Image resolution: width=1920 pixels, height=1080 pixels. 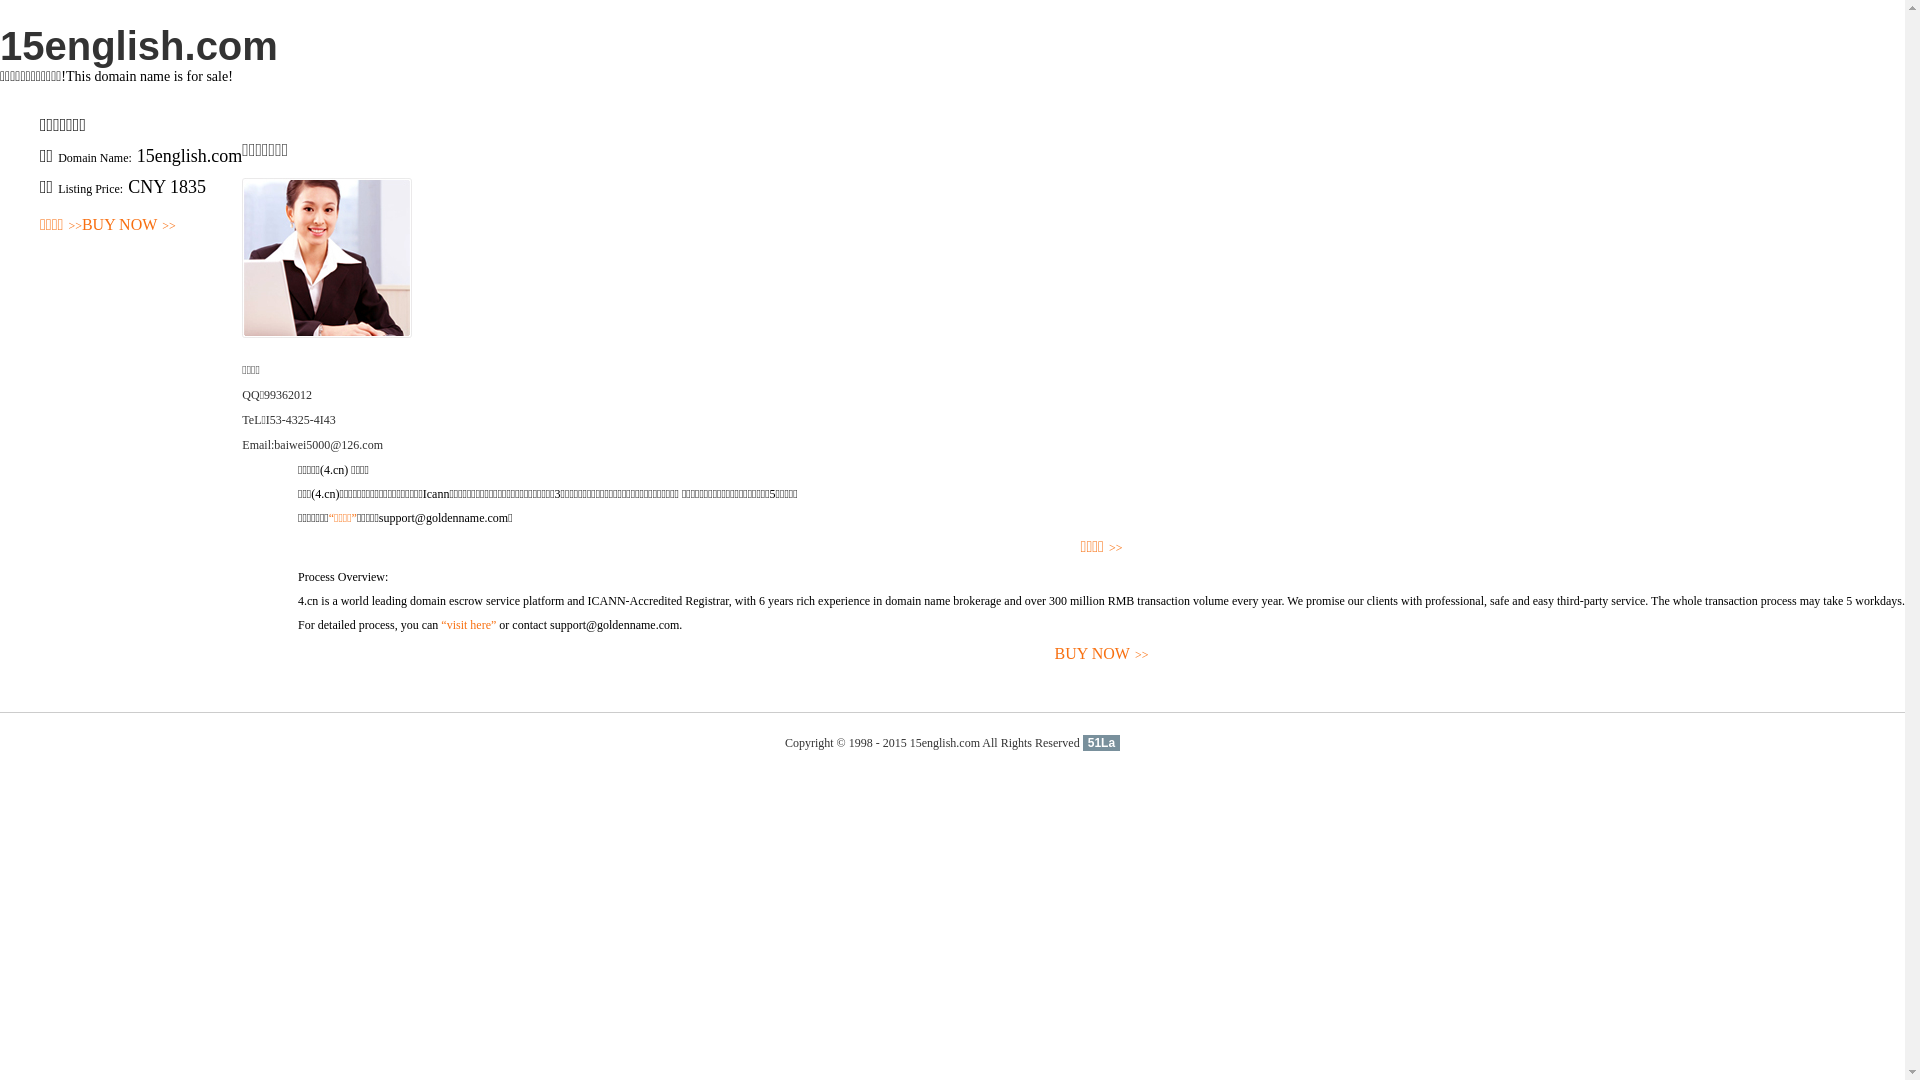 What do you see at coordinates (1100, 654) in the screenshot?
I see `'BUY NOW>>'` at bounding box center [1100, 654].